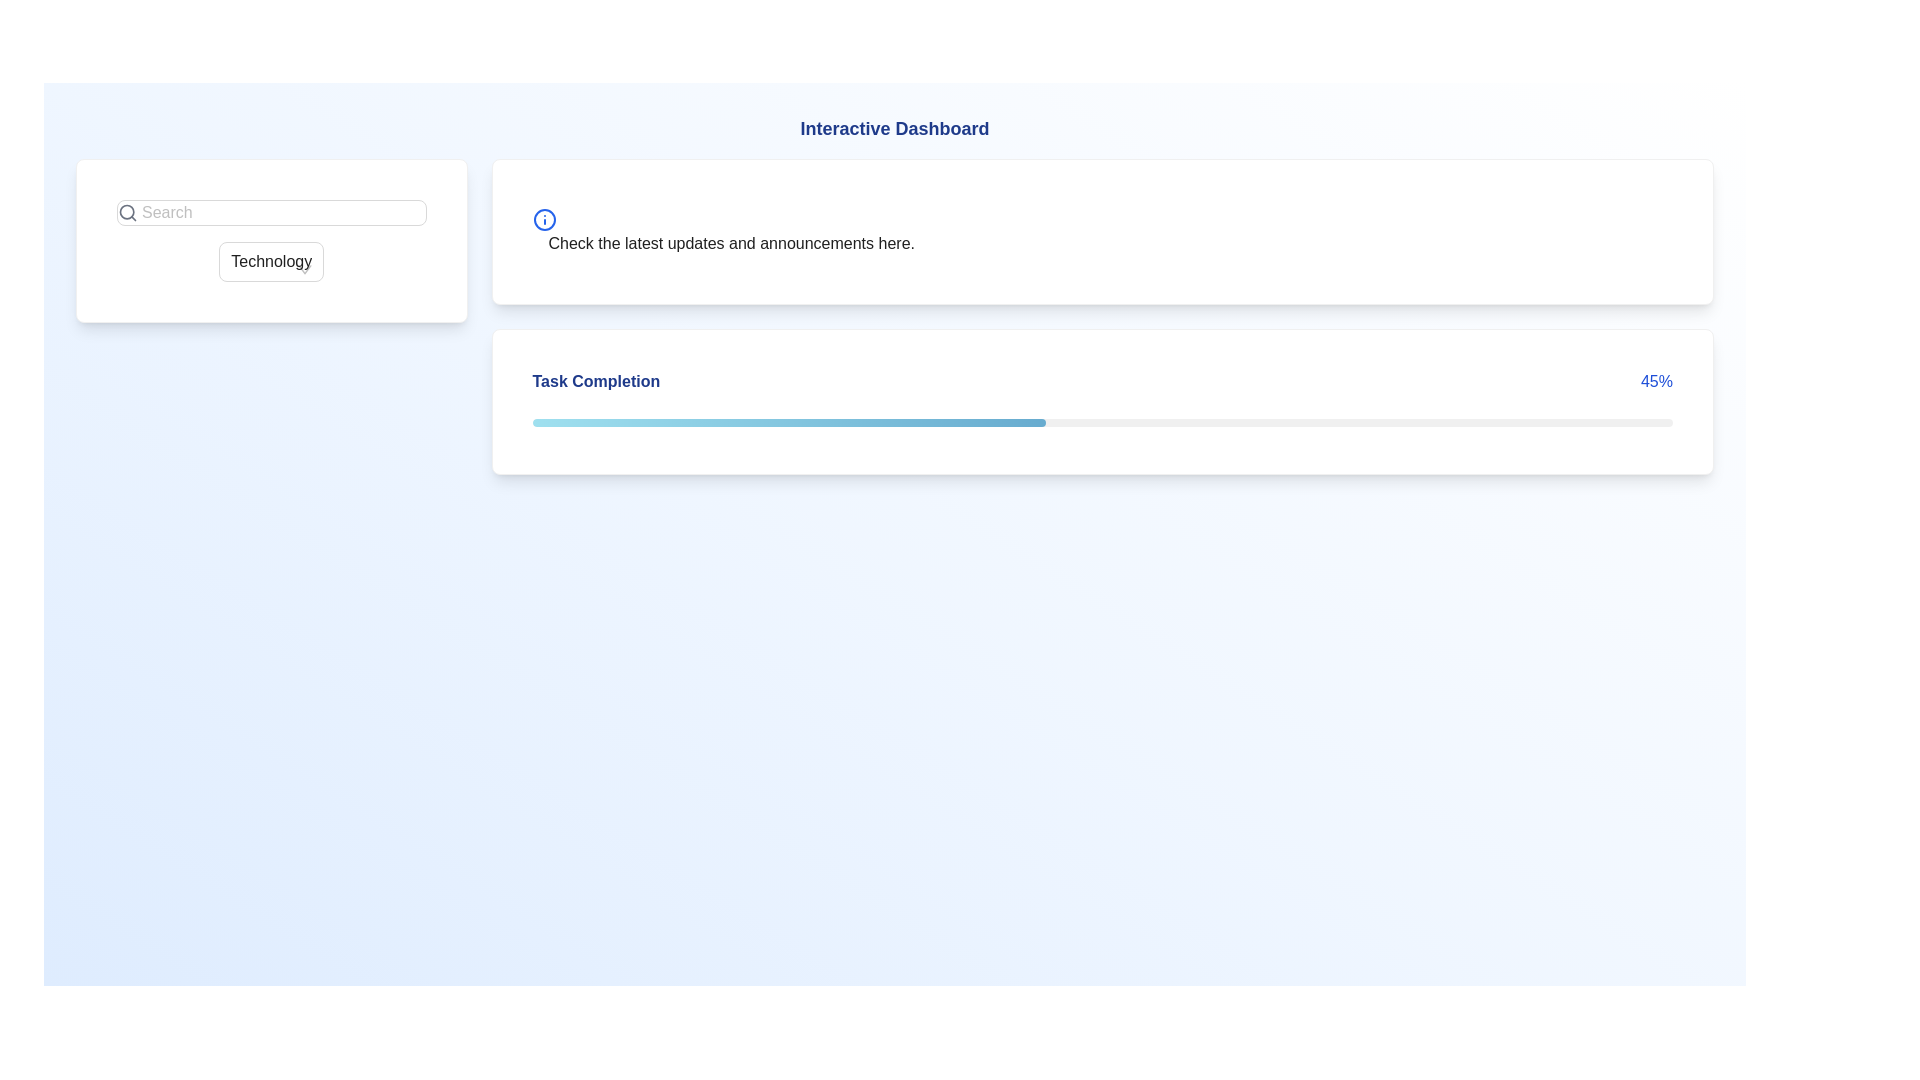 The width and height of the screenshot is (1920, 1080). I want to click on the blue circular icon located in the top-right card that contains the text 'Check the latest updates and announcements here.', so click(544, 219).